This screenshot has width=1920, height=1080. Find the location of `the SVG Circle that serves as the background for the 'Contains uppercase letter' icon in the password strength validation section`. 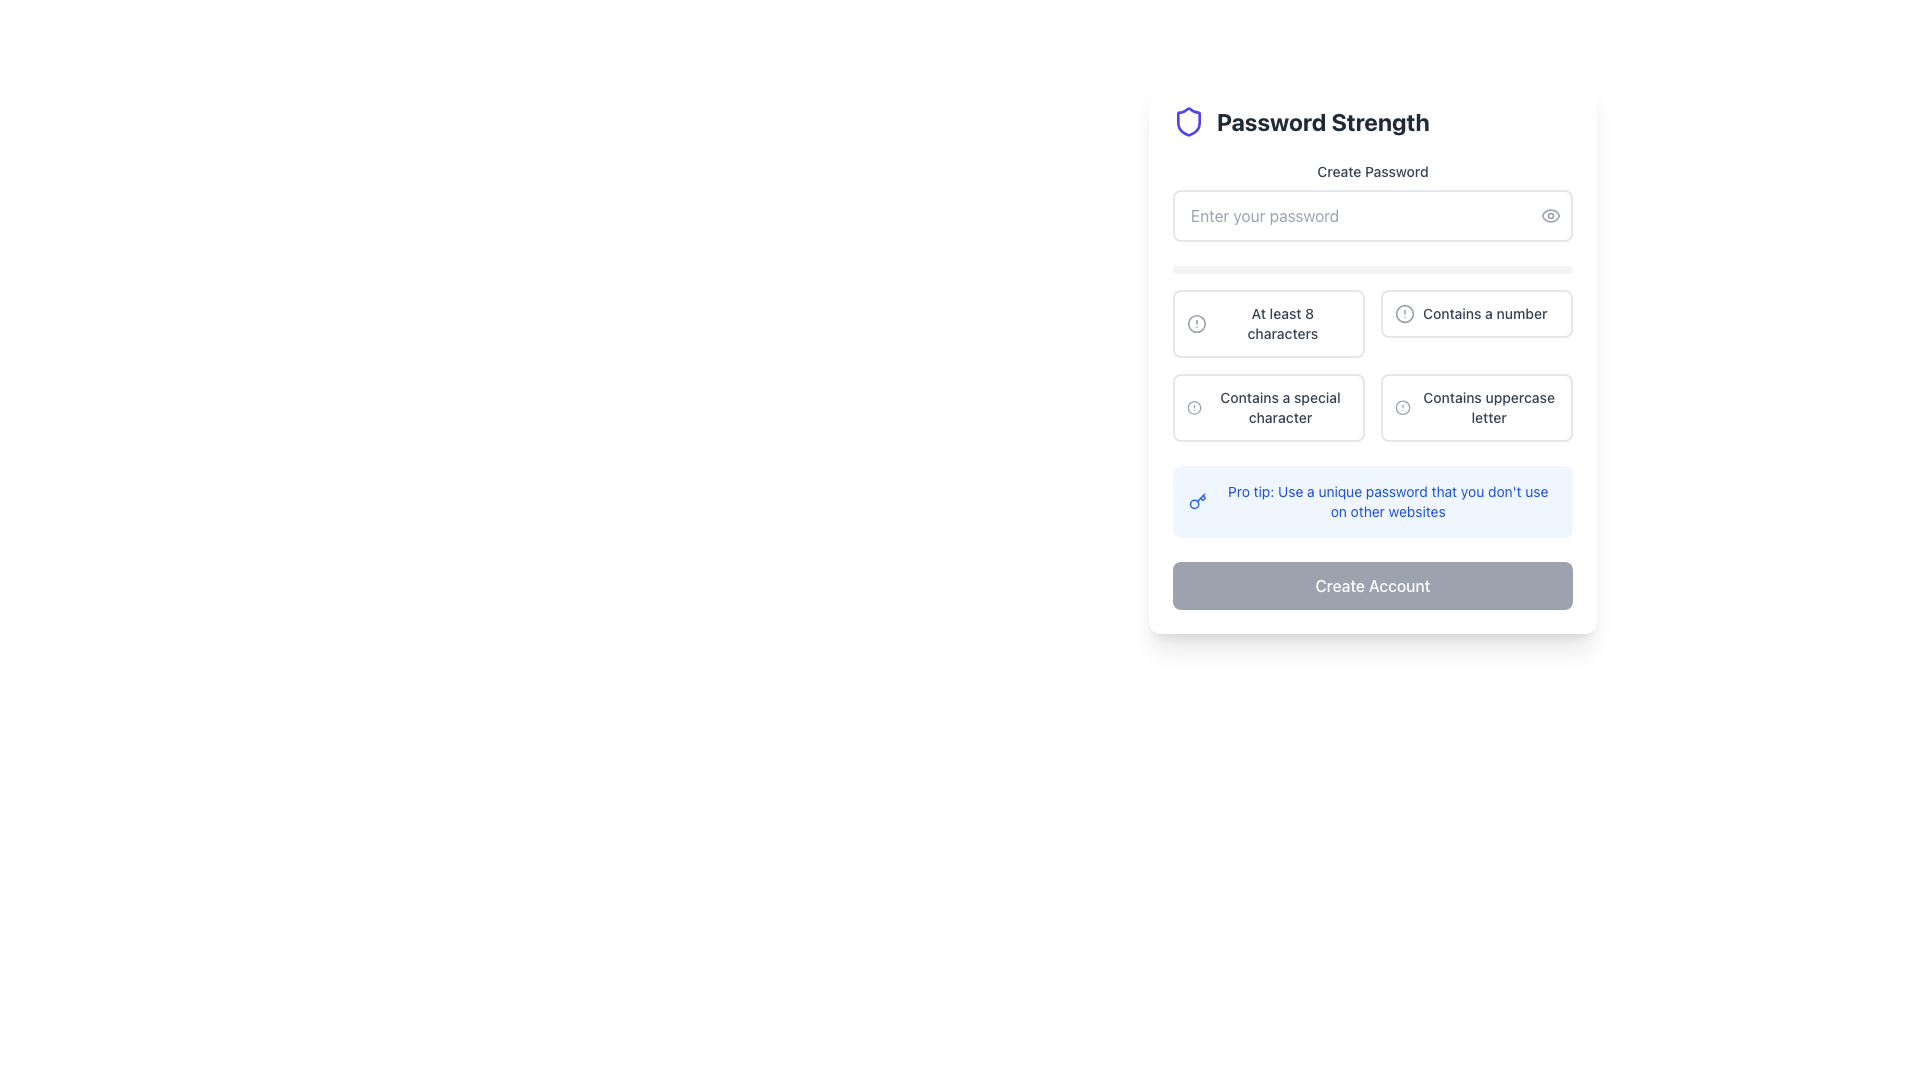

the SVG Circle that serves as the background for the 'Contains uppercase letter' icon in the password strength validation section is located at coordinates (1402, 407).